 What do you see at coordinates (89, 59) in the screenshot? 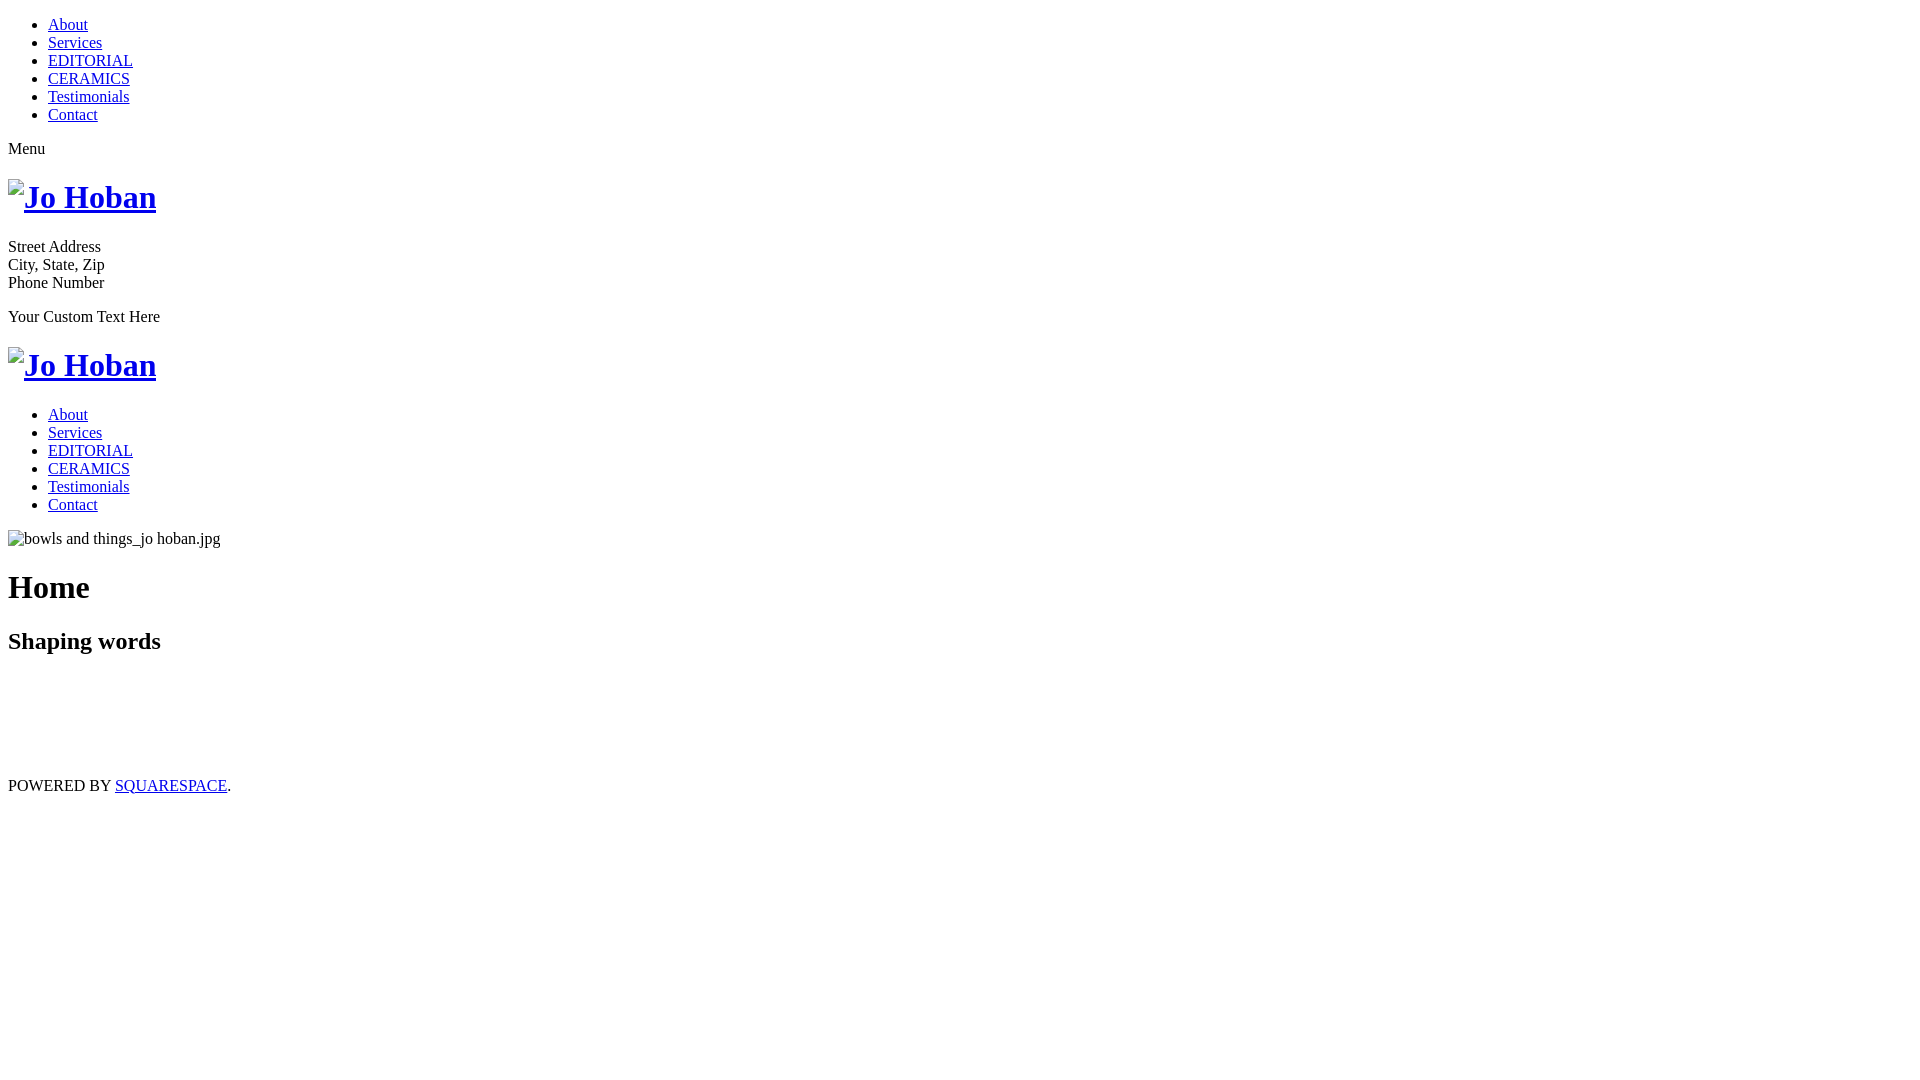
I see `'EDITORIAL'` at bounding box center [89, 59].